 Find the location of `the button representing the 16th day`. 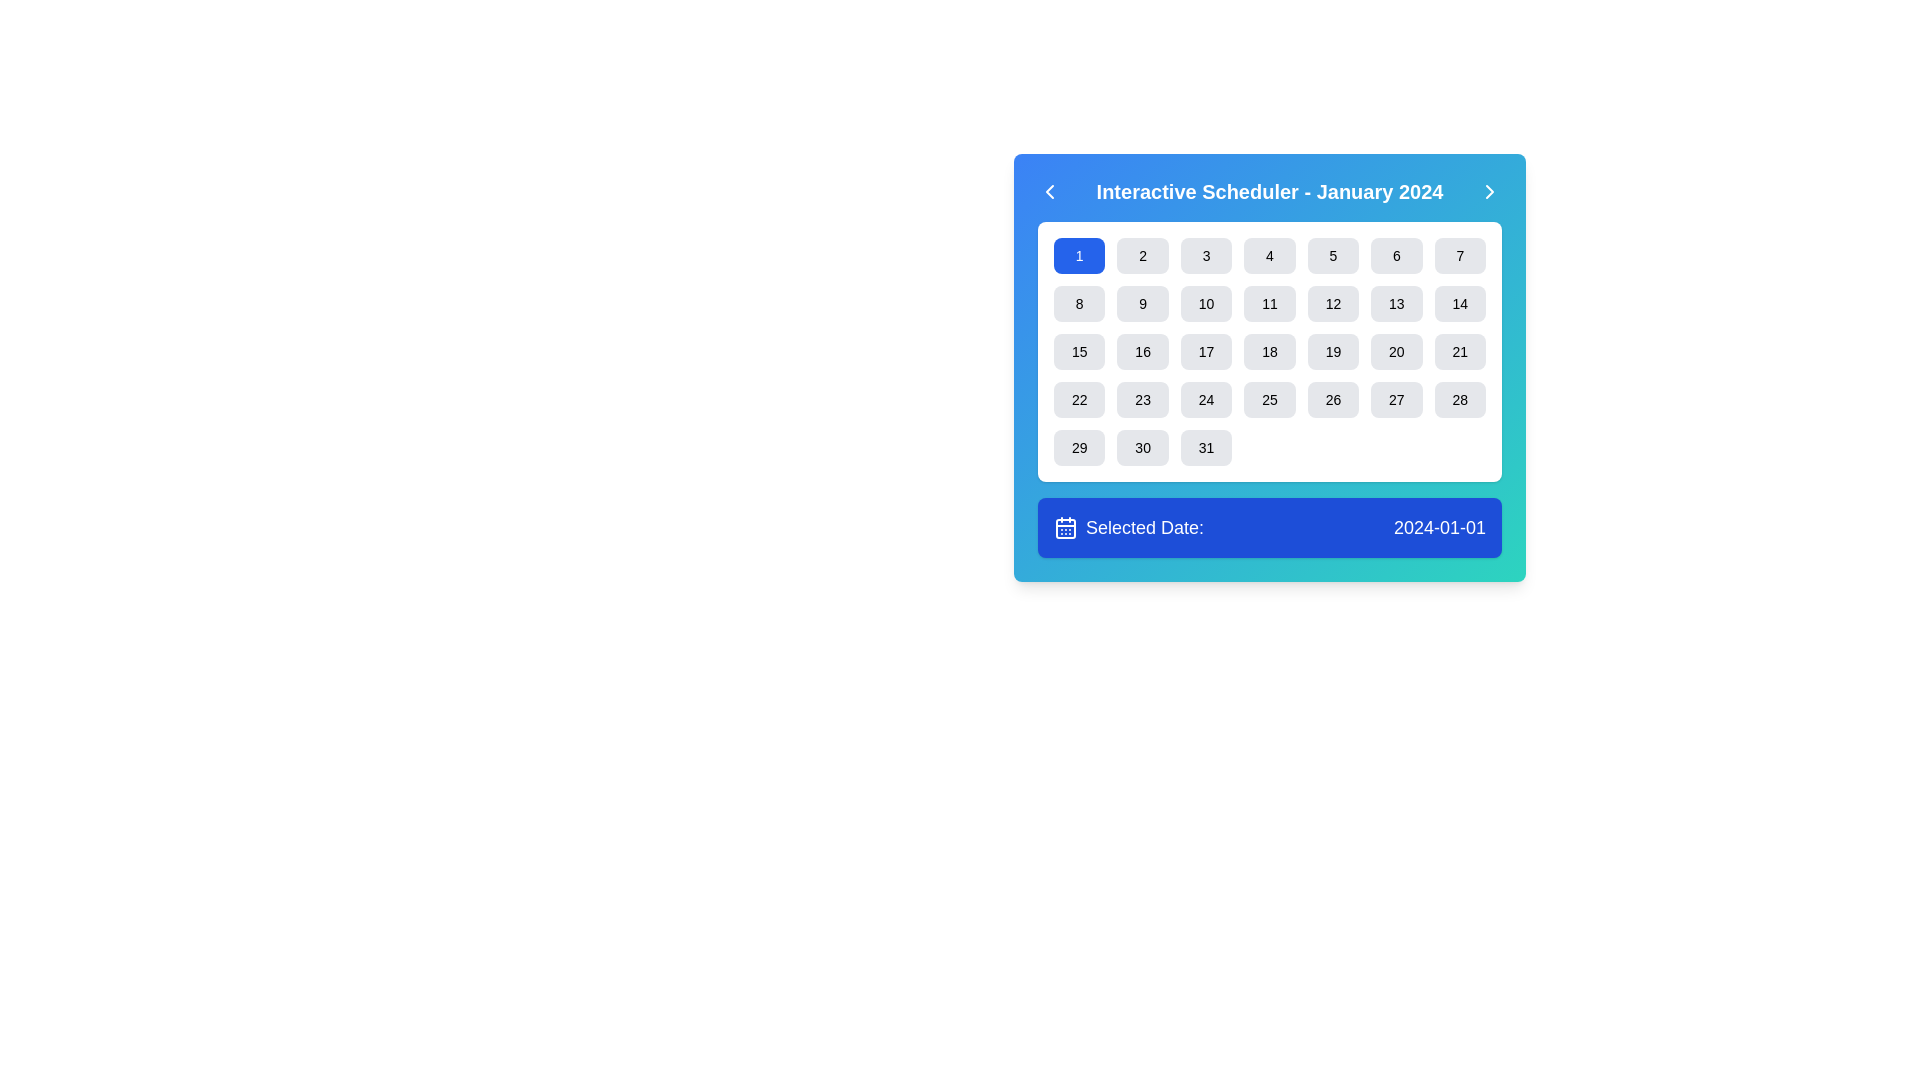

the button representing the 16th day is located at coordinates (1143, 350).